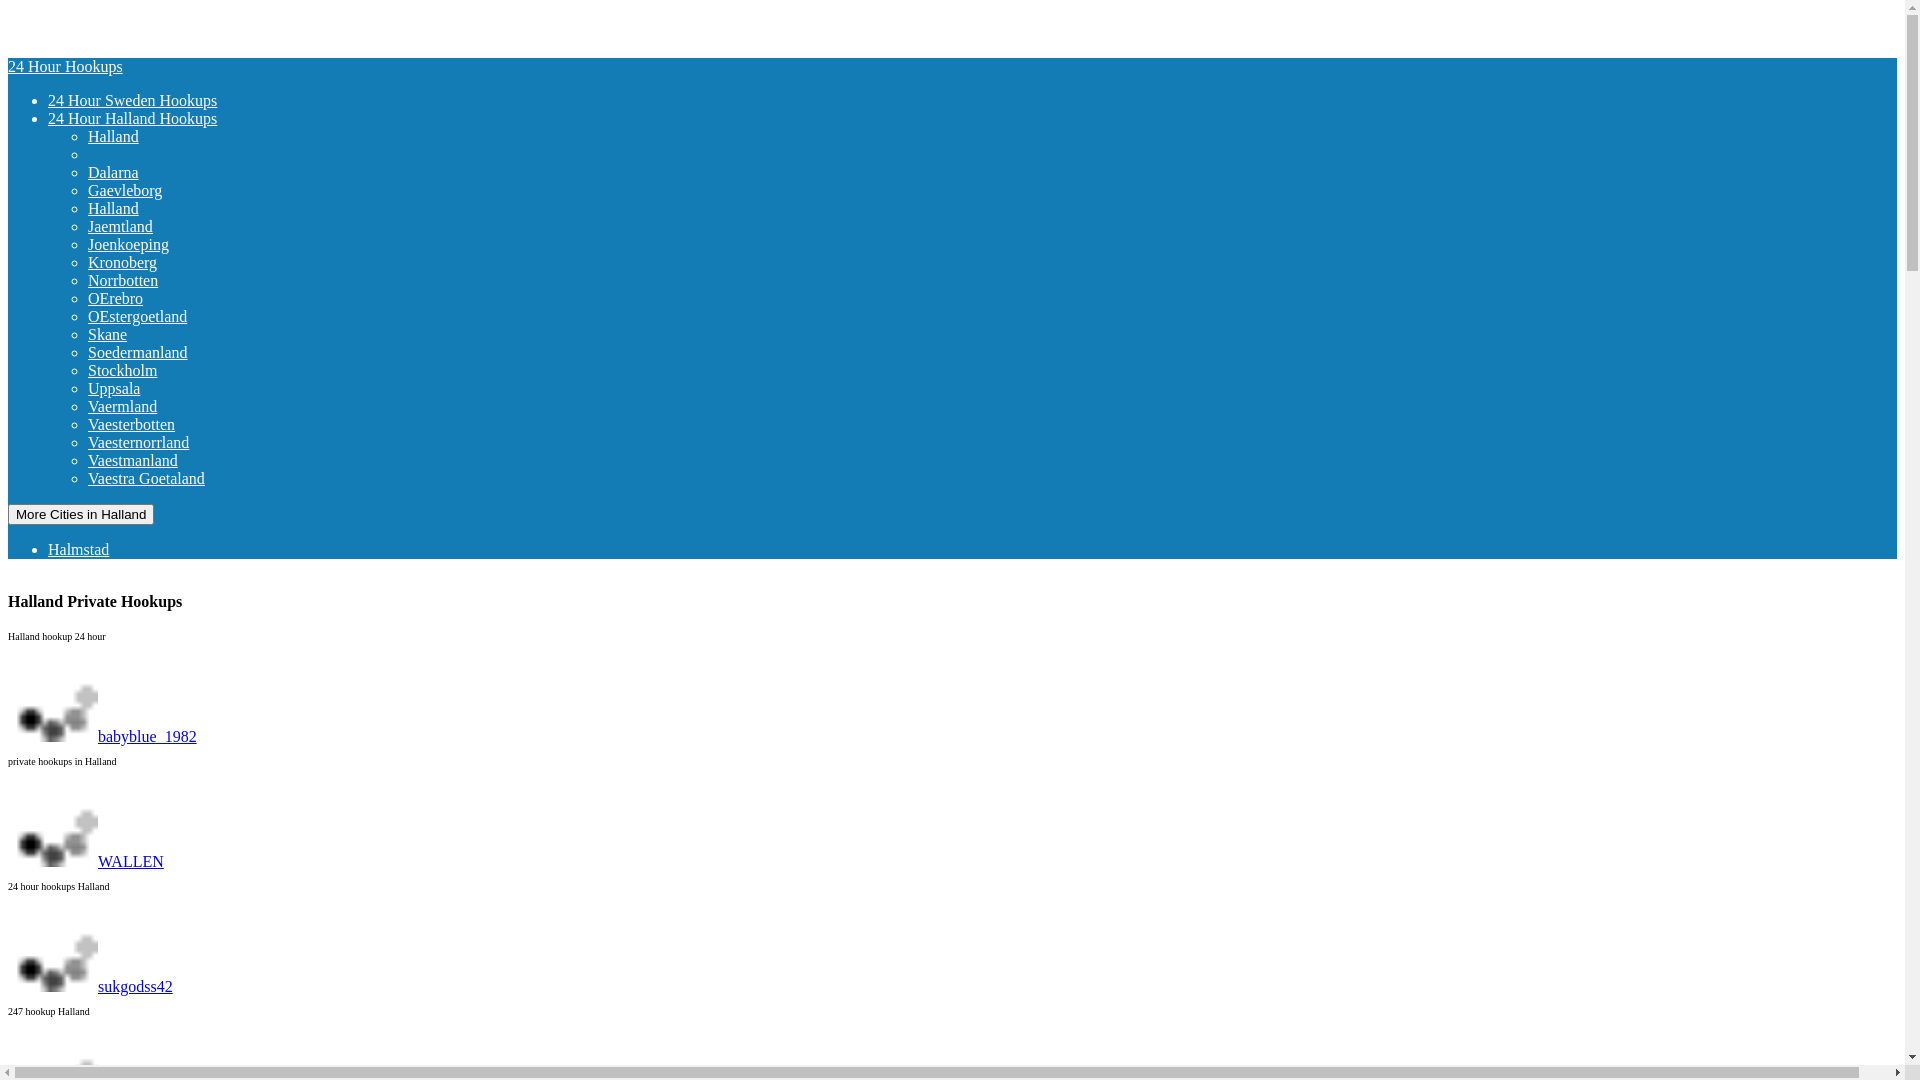 The image size is (1920, 1080). I want to click on 'Vaesternorrland', so click(173, 441).